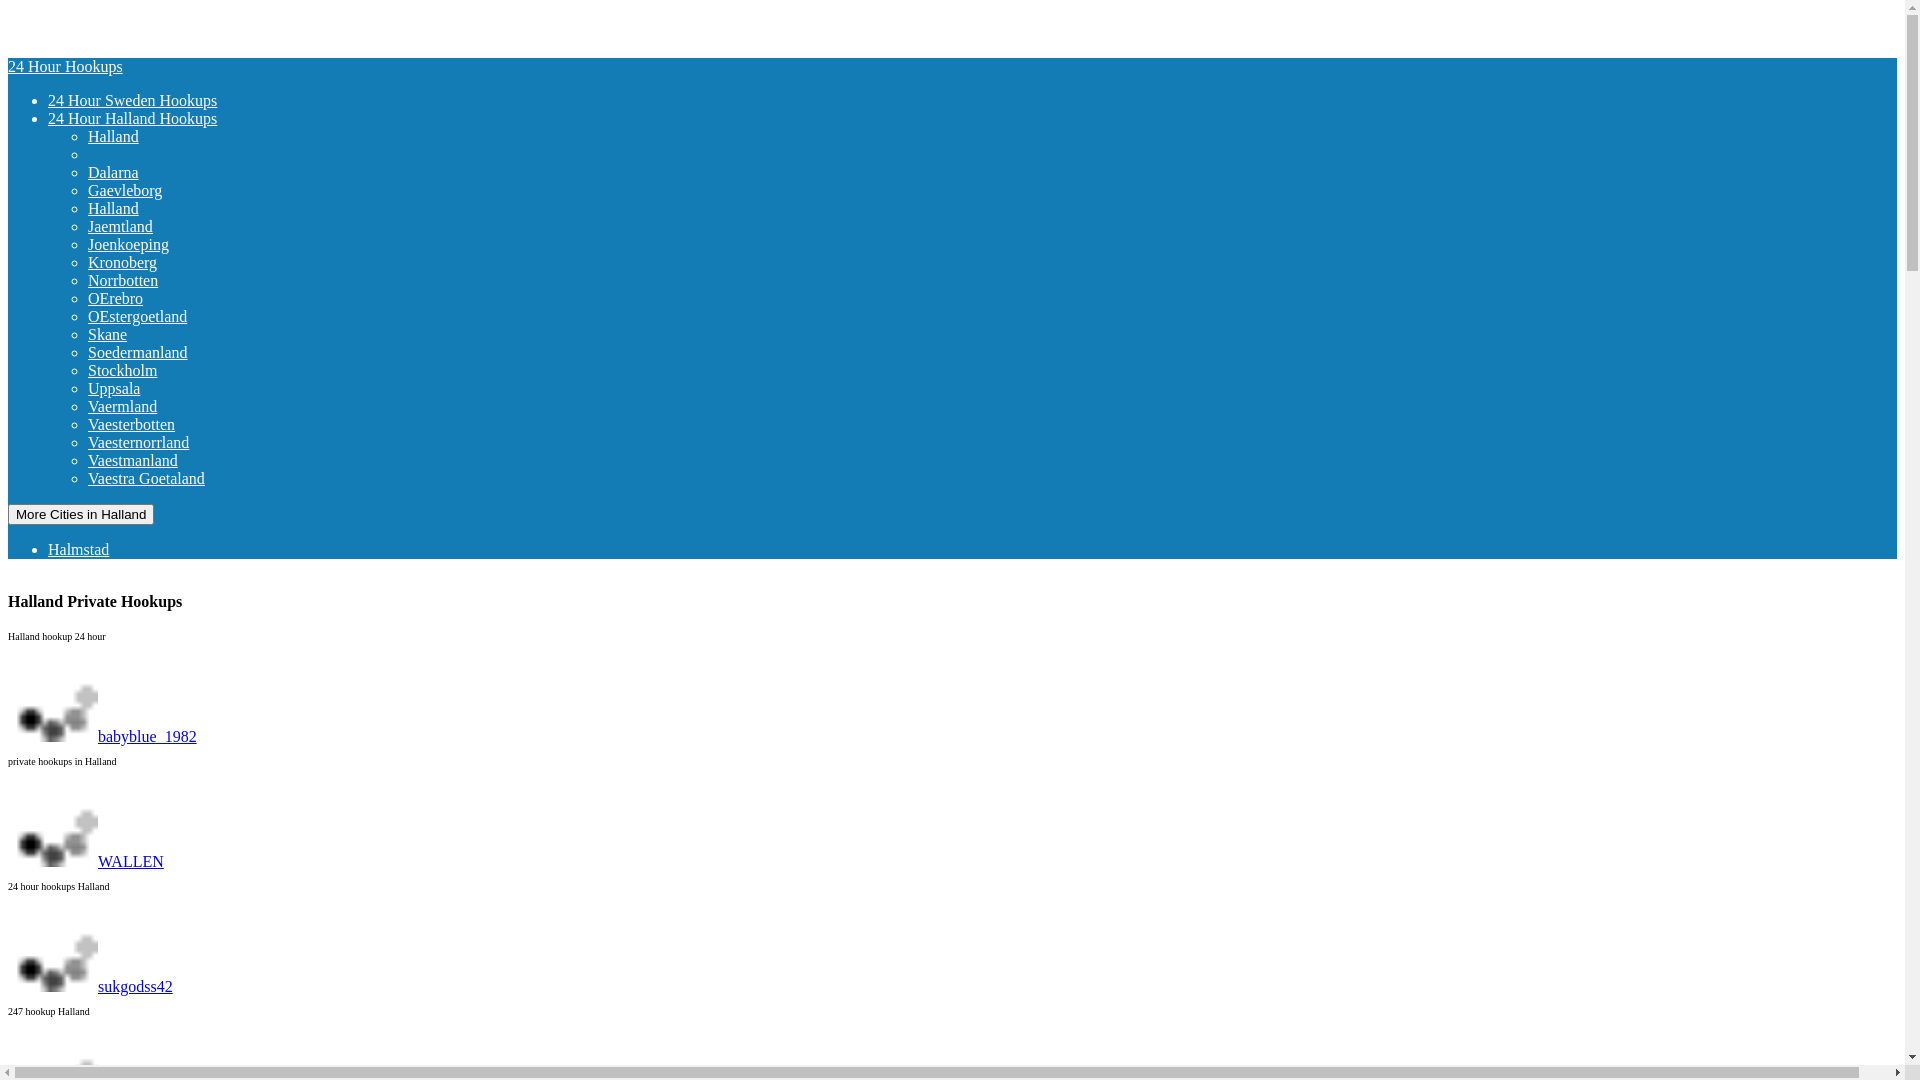 The image size is (1920, 1080). I want to click on 'Vaesternorrland', so click(173, 441).